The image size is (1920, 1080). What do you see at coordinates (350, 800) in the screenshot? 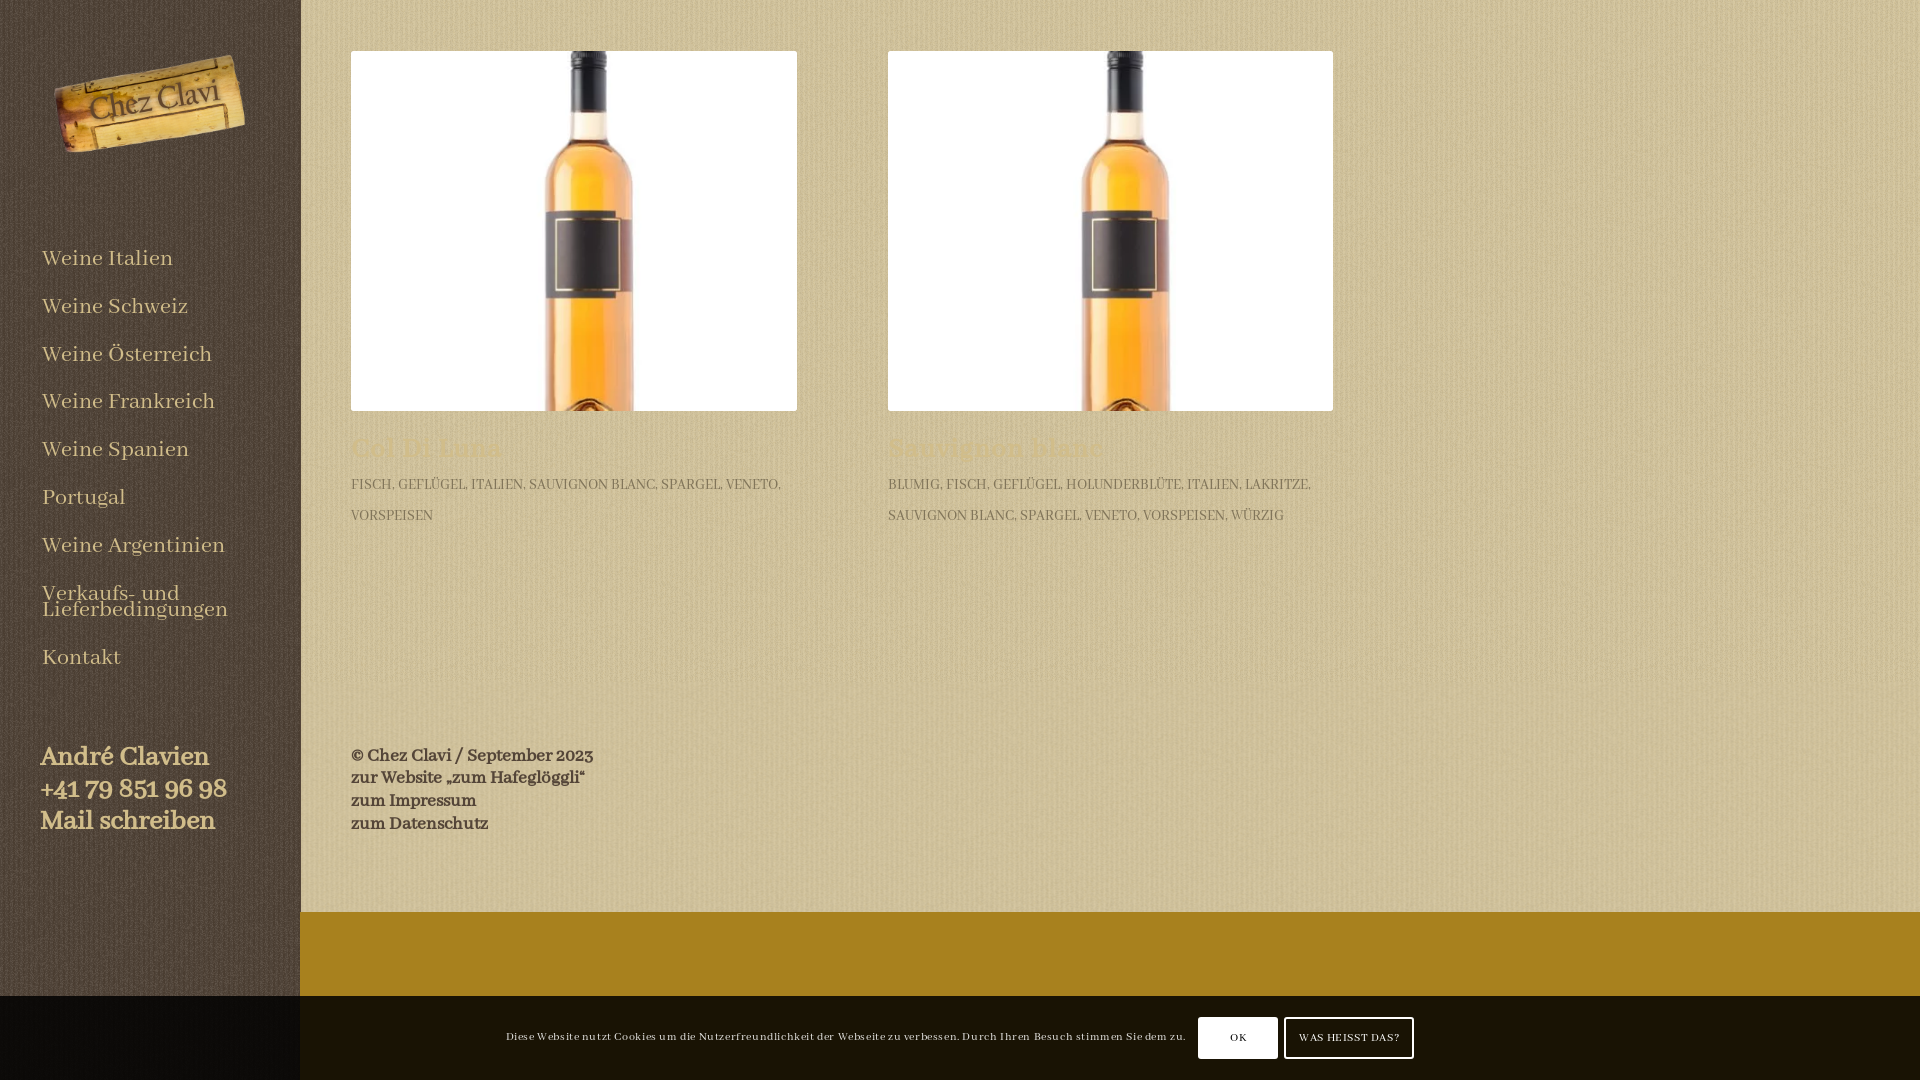
I see `'zum Impressum'` at bounding box center [350, 800].